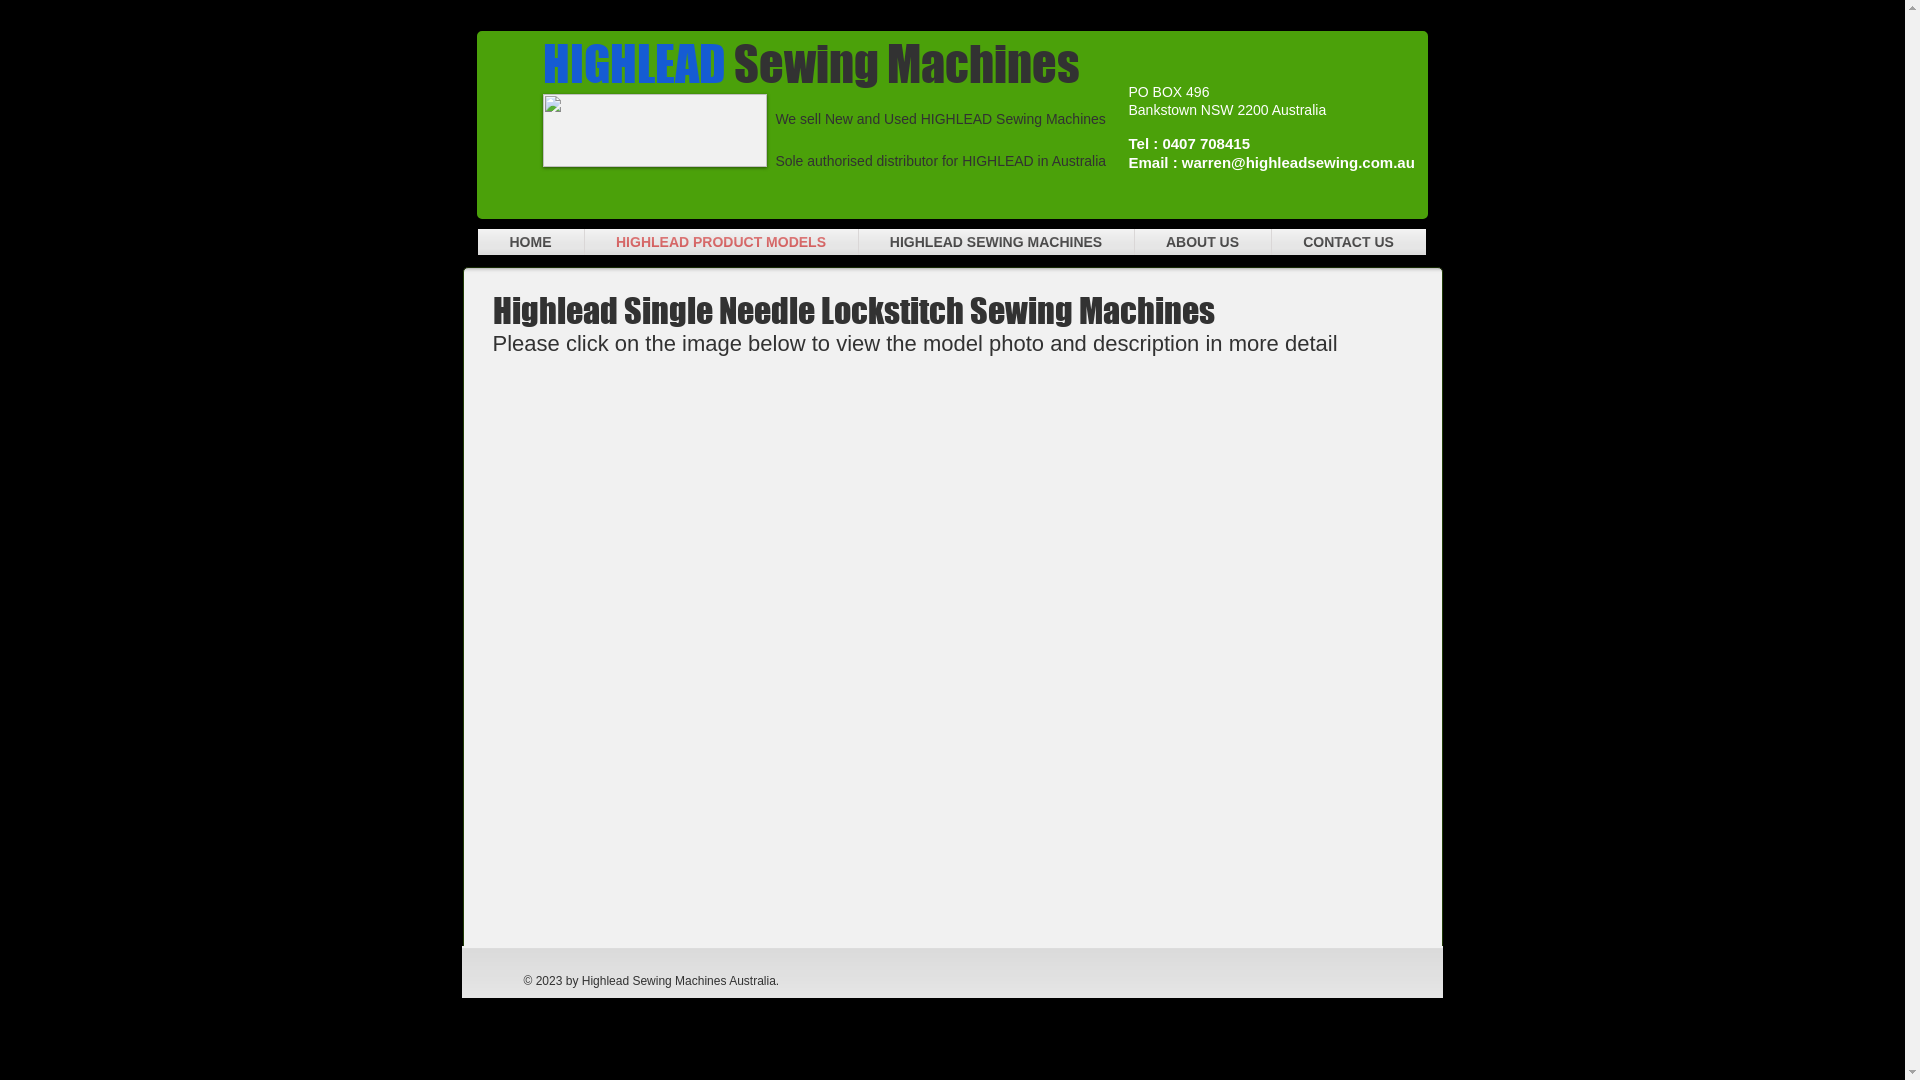 This screenshot has height=1080, width=1920. What do you see at coordinates (995, 241) in the screenshot?
I see `'HIGHLEAD SEWING MACHINES'` at bounding box center [995, 241].